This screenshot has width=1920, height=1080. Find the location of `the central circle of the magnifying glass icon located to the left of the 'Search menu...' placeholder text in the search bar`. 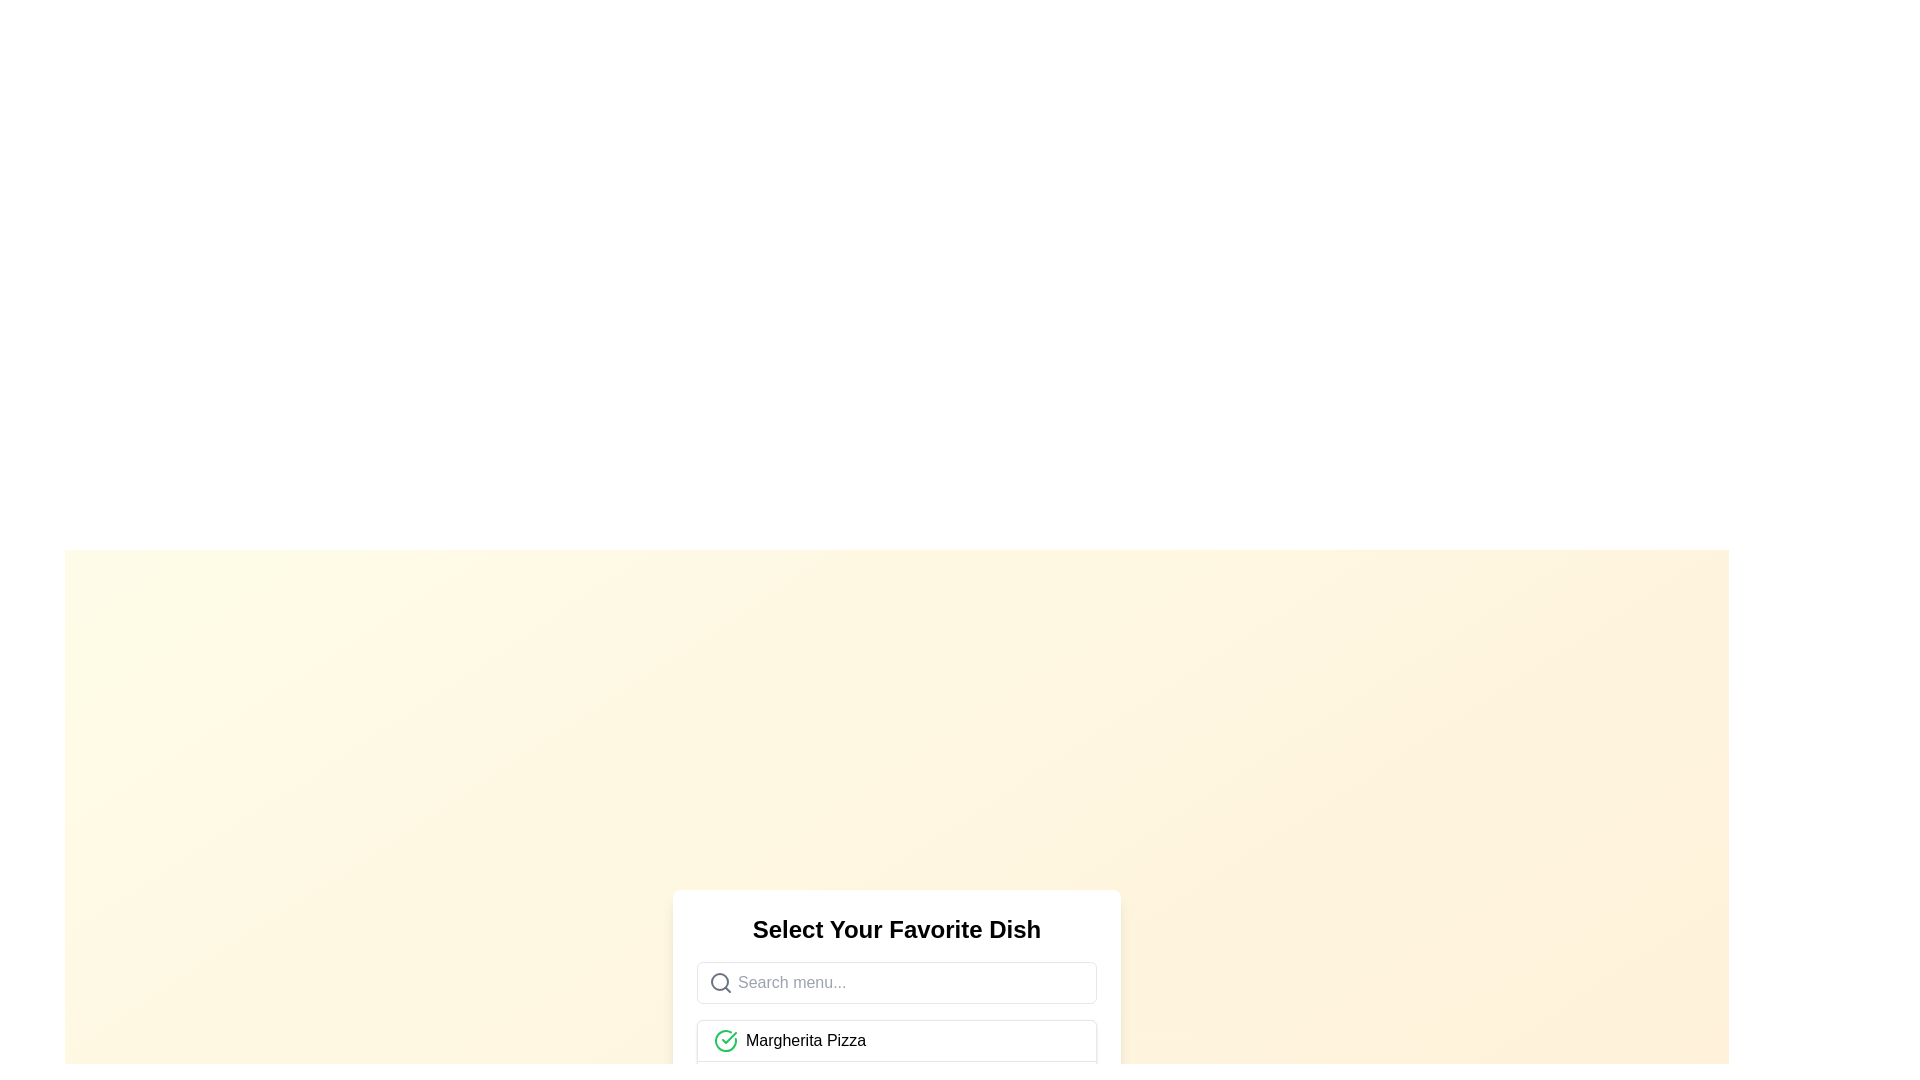

the central circle of the magnifying glass icon located to the left of the 'Search menu...' placeholder text in the search bar is located at coordinates (720, 980).